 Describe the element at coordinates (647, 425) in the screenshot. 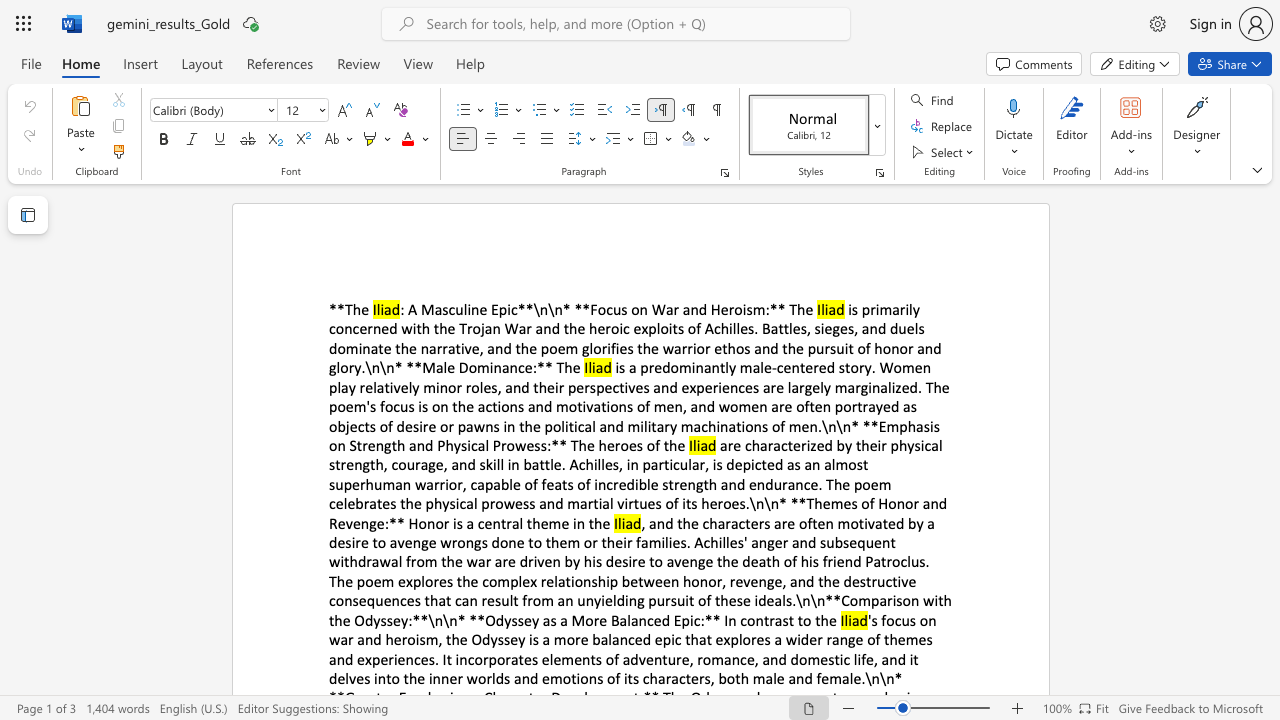

I see `the subset text "itary machinations of men.\n\n* **Emphasis on Strength a" within the text "is a predominantly male-centered story. Women play relatively minor roles, and their perspectives and experiences are largely marginalized. The poem"` at that location.